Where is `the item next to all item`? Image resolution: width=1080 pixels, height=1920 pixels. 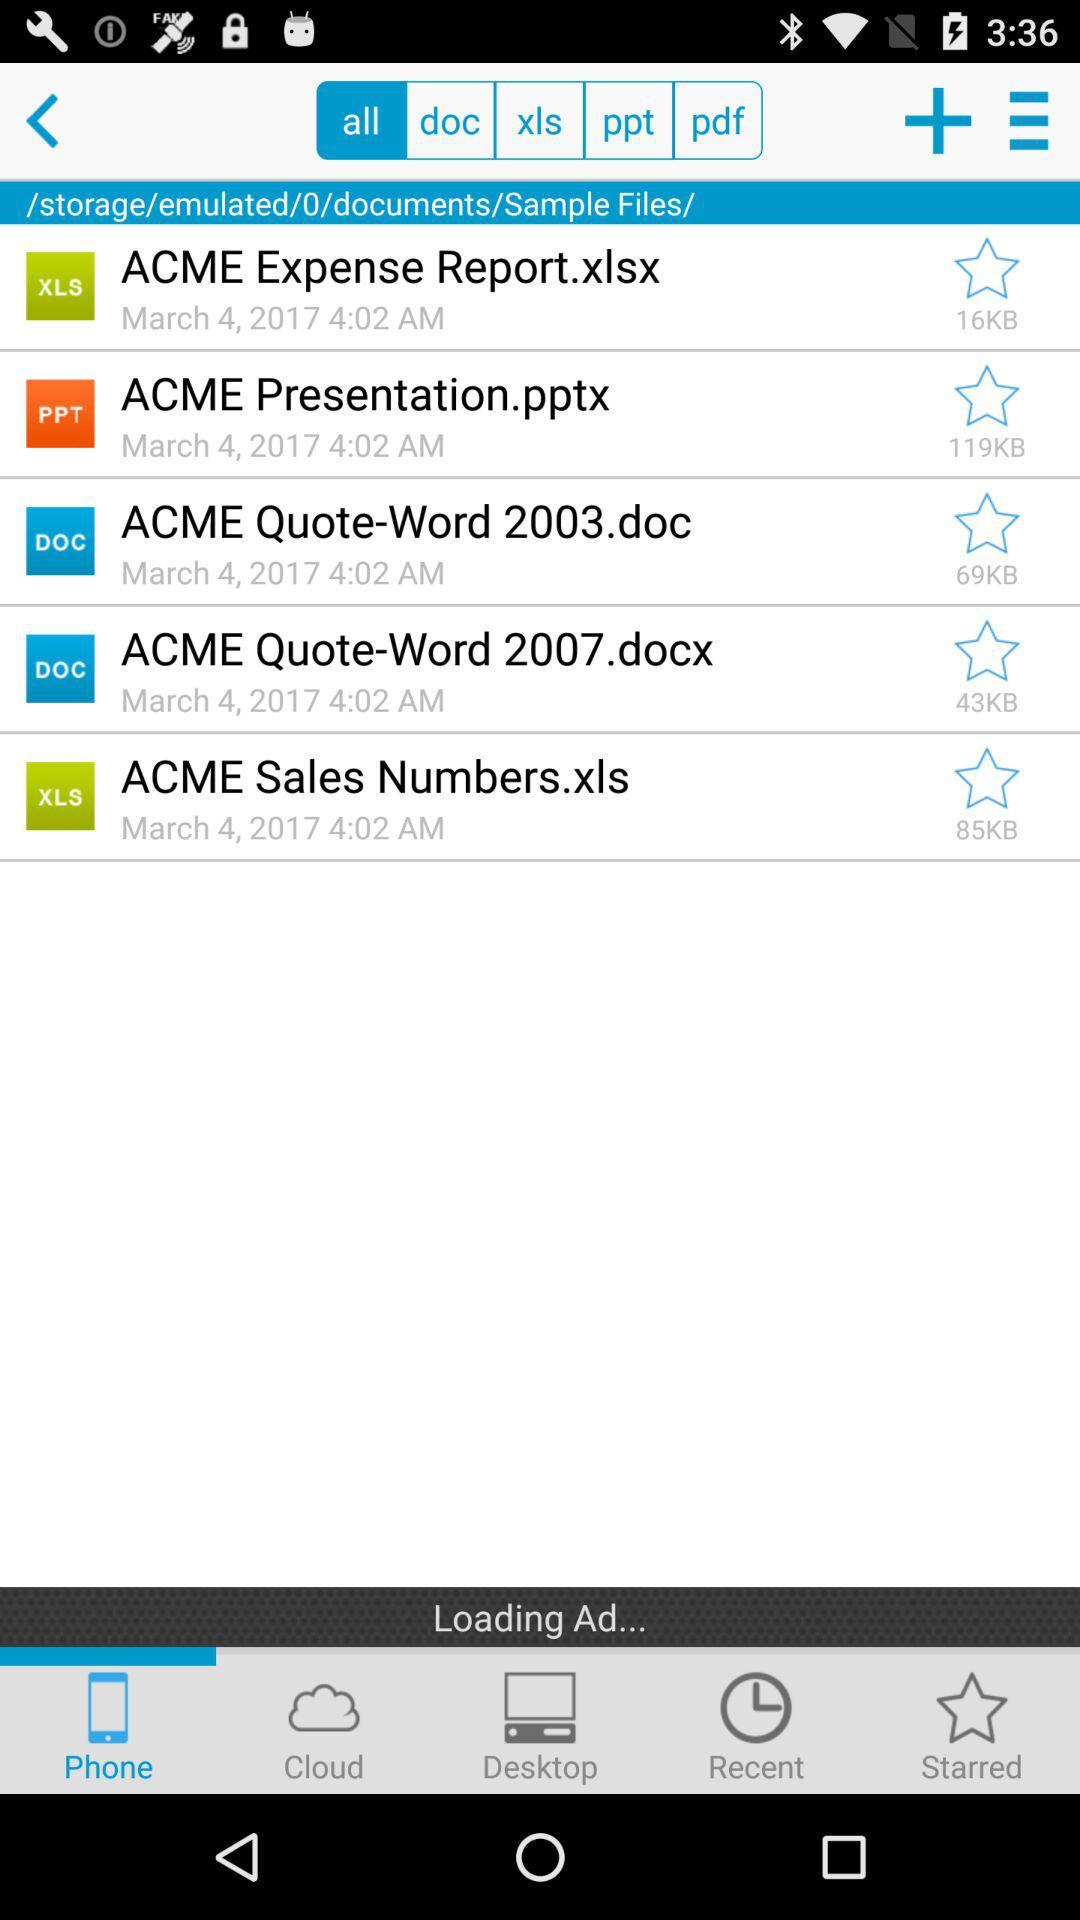
the item next to all item is located at coordinates (56, 119).